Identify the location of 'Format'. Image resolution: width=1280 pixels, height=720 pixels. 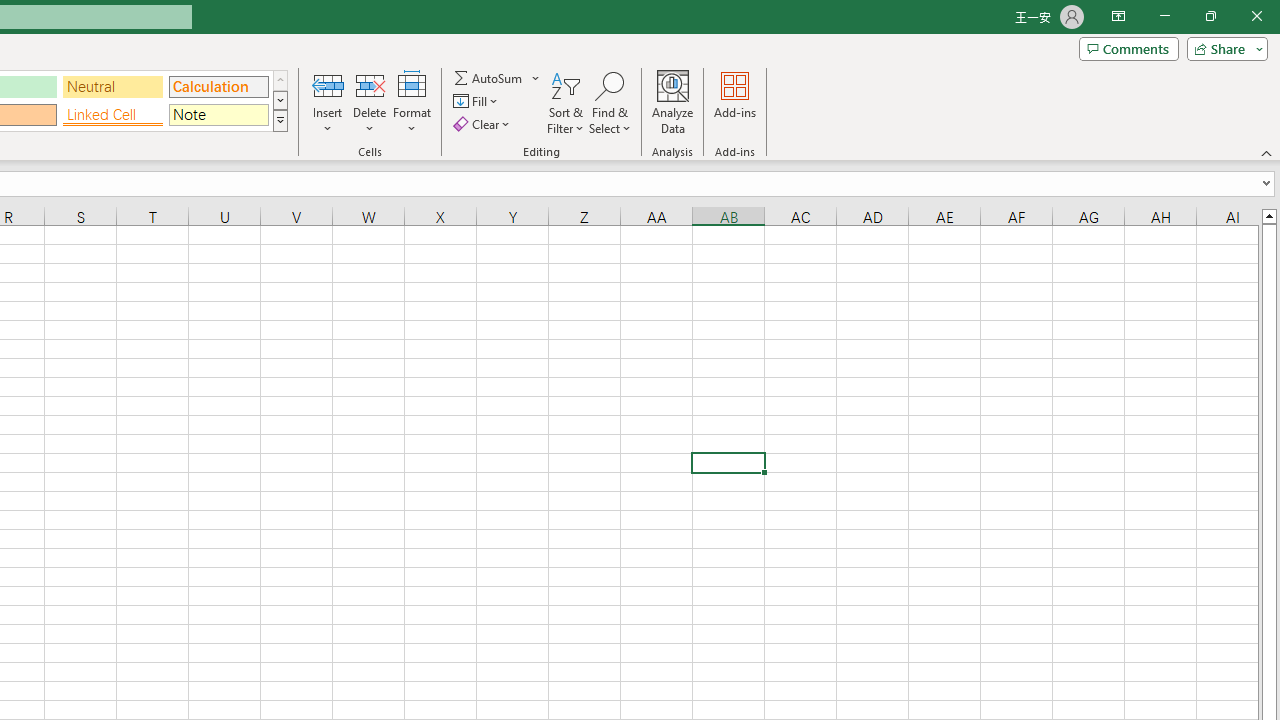
(411, 103).